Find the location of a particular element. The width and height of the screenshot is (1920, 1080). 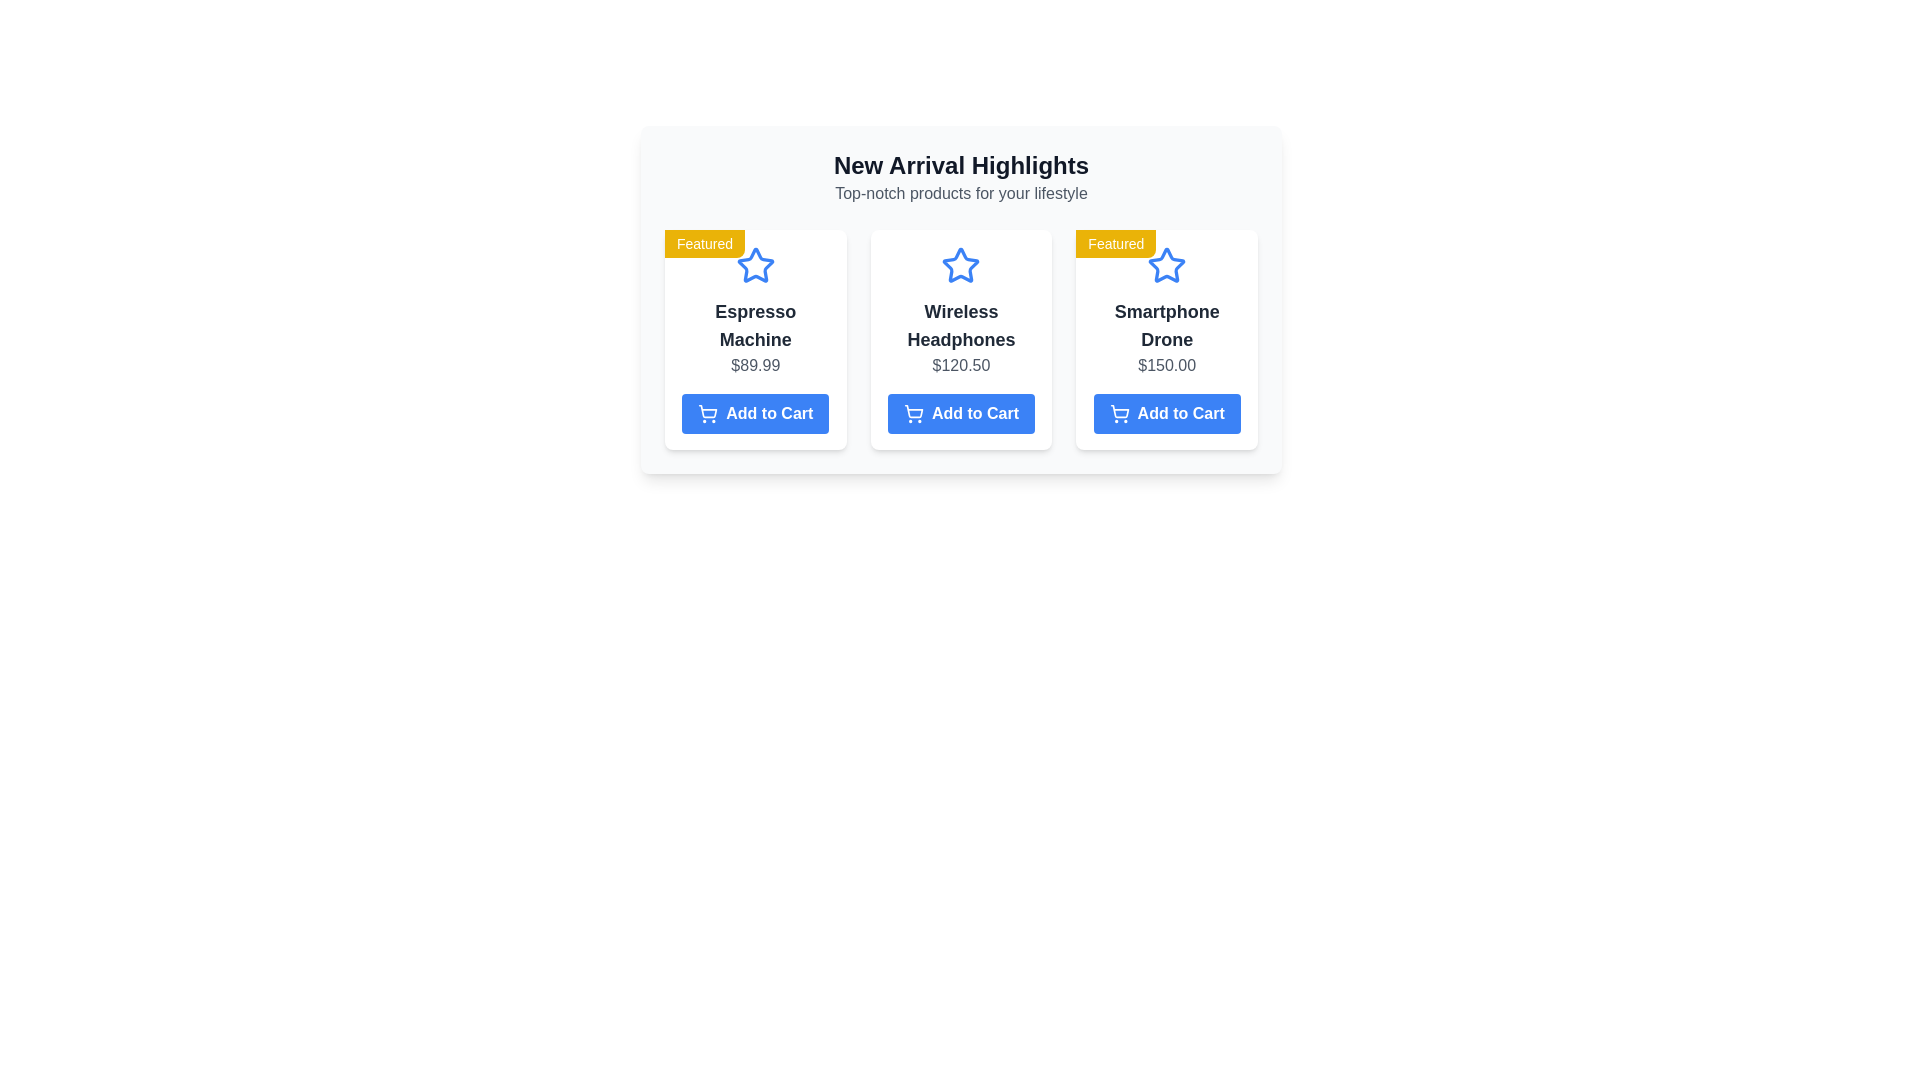

the blue outlined star icon located at the top-right area of the 'Smartphone Drone' product card, just beneath the 'Featured' label is located at coordinates (1167, 265).